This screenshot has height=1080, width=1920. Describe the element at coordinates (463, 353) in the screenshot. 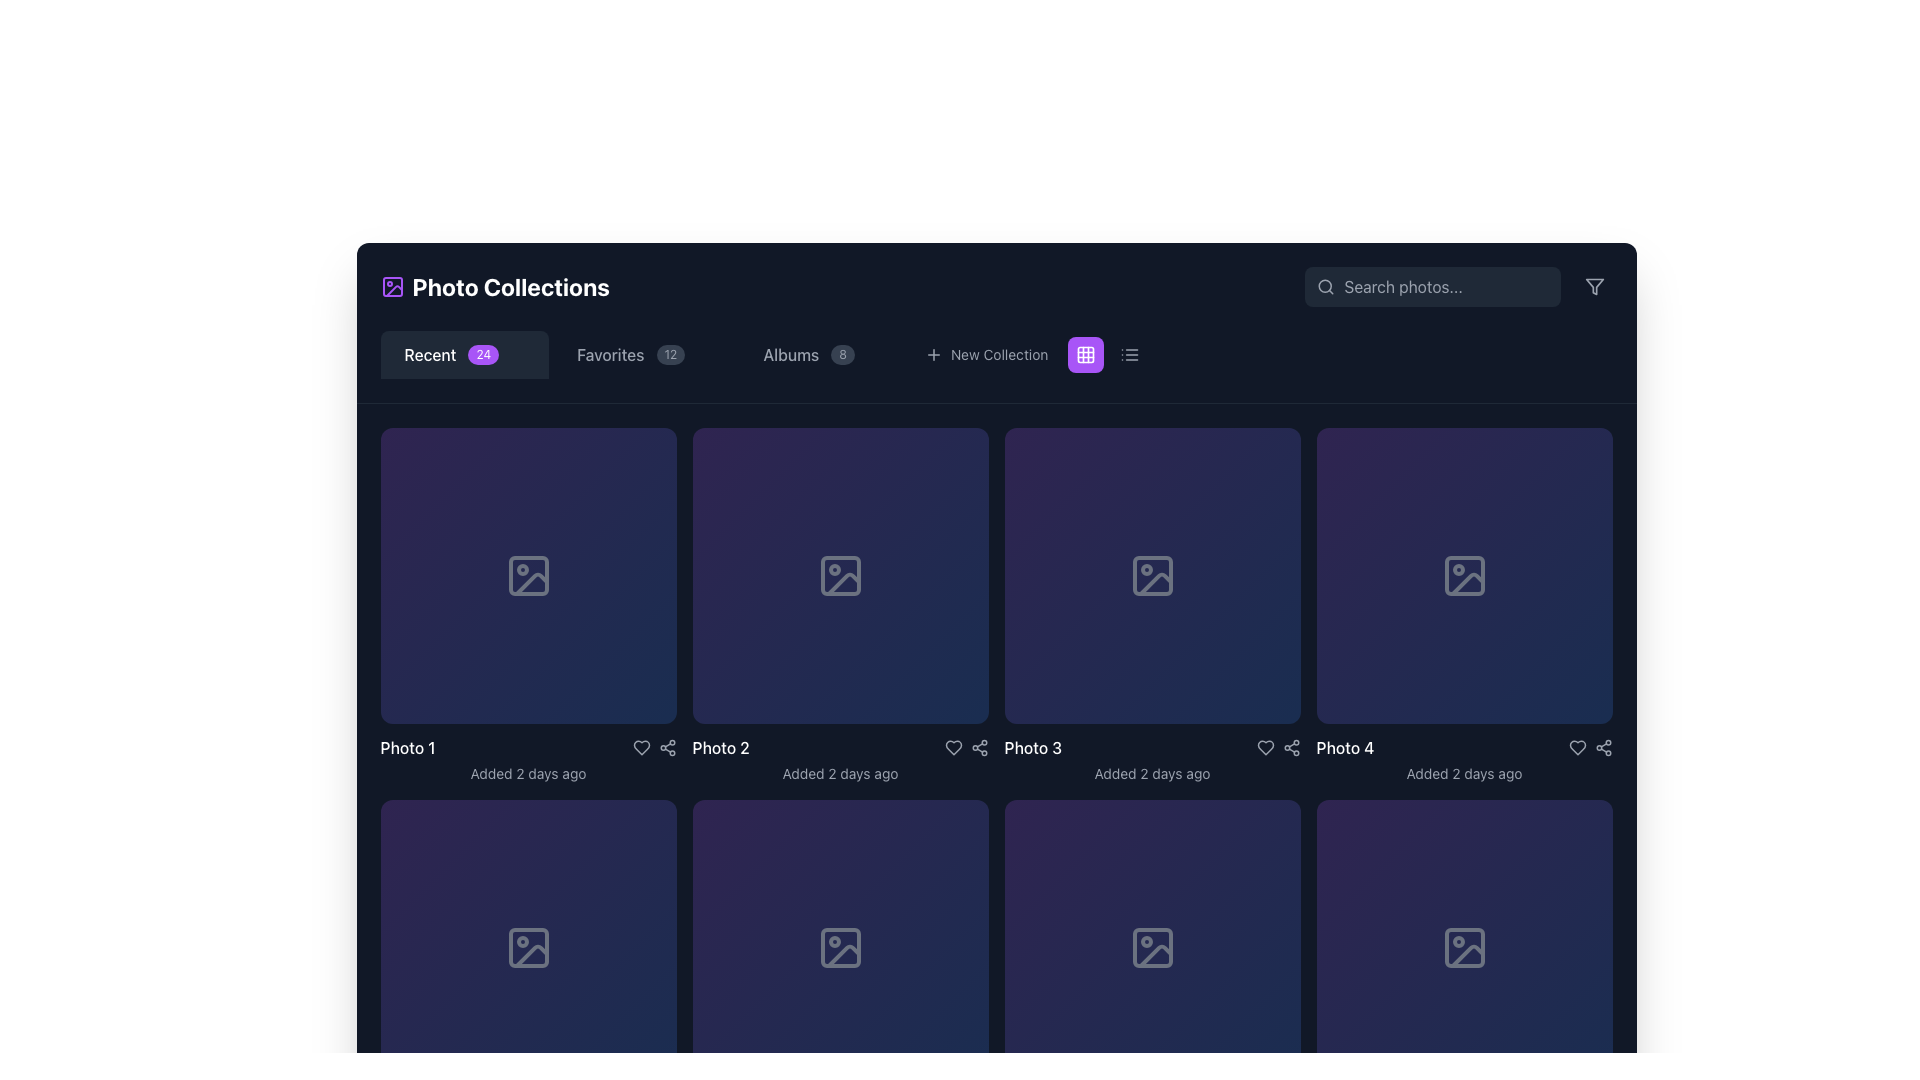

I see `the first button in the horizontal list of navigation tabs located beneath the 'Photo Collections' header to navigate to it` at that location.